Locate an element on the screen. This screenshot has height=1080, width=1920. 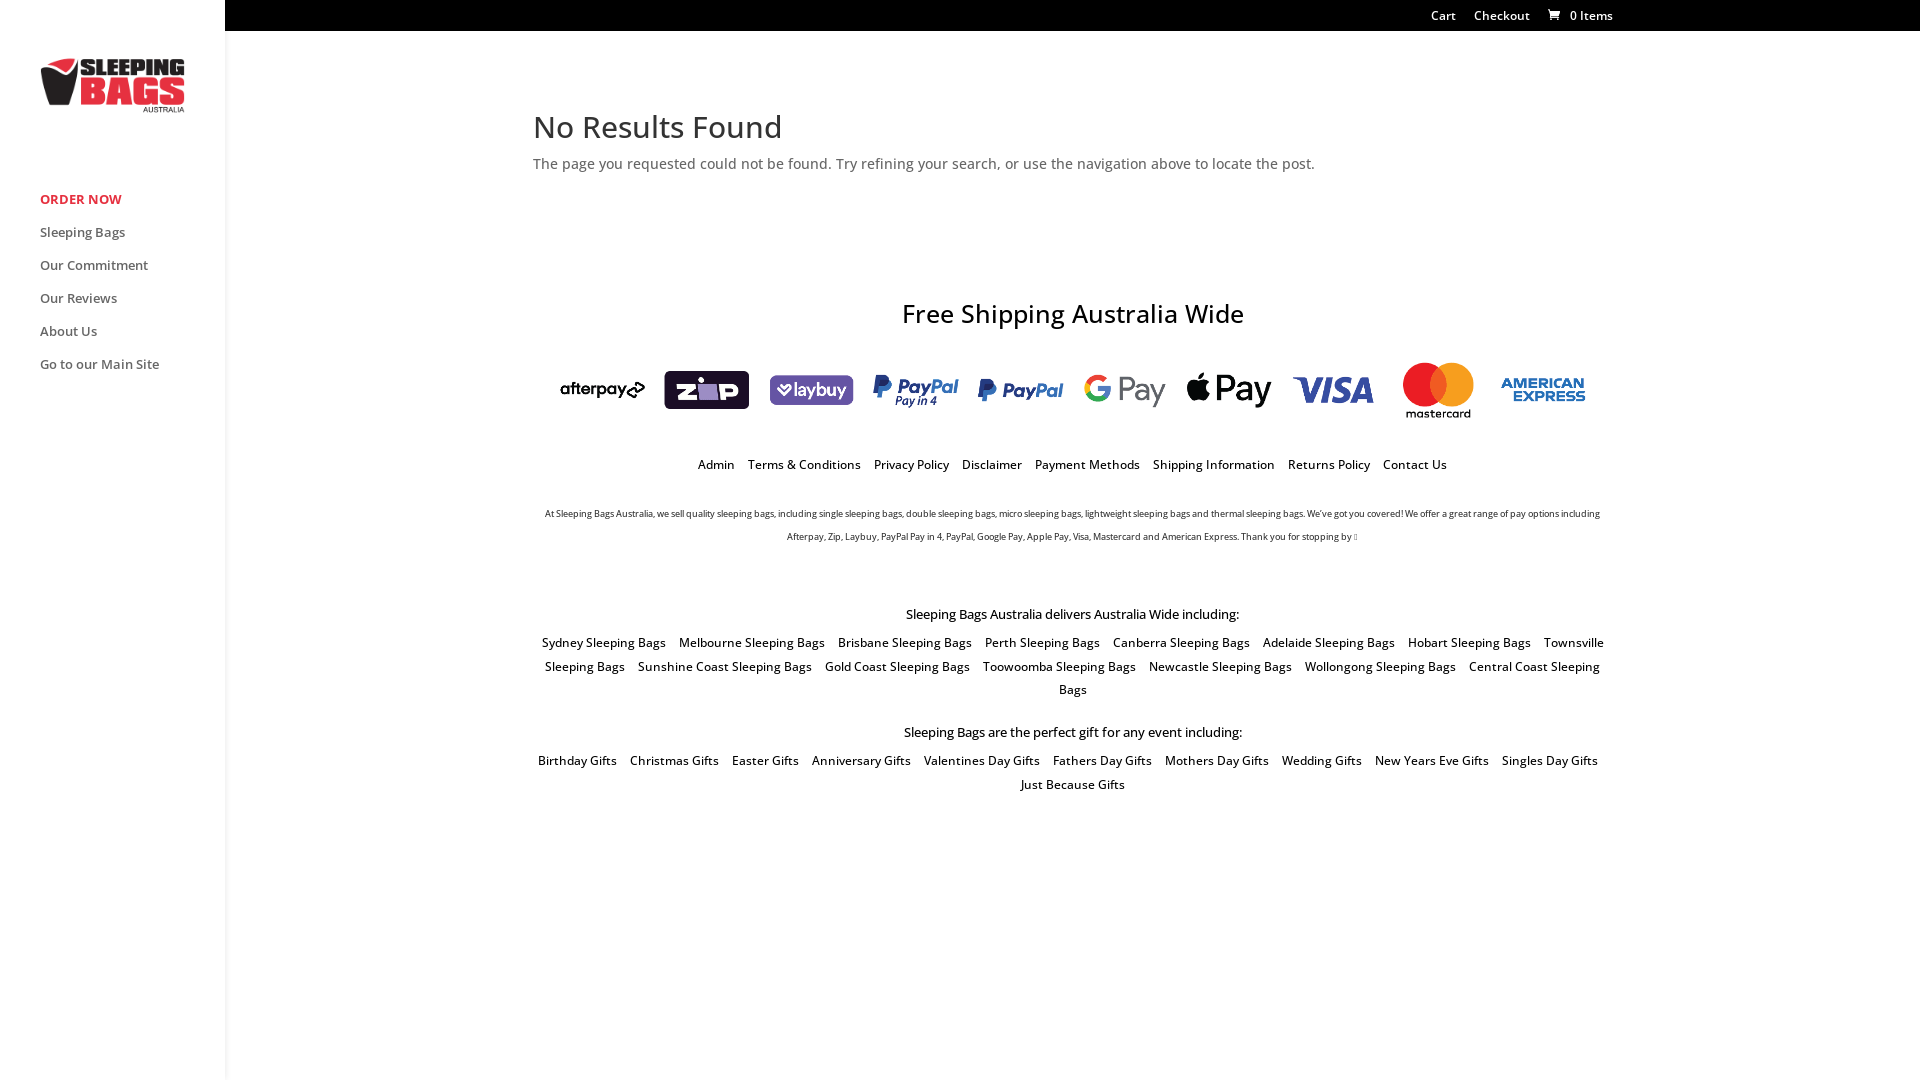
'Cart' is located at coordinates (1442, 20).